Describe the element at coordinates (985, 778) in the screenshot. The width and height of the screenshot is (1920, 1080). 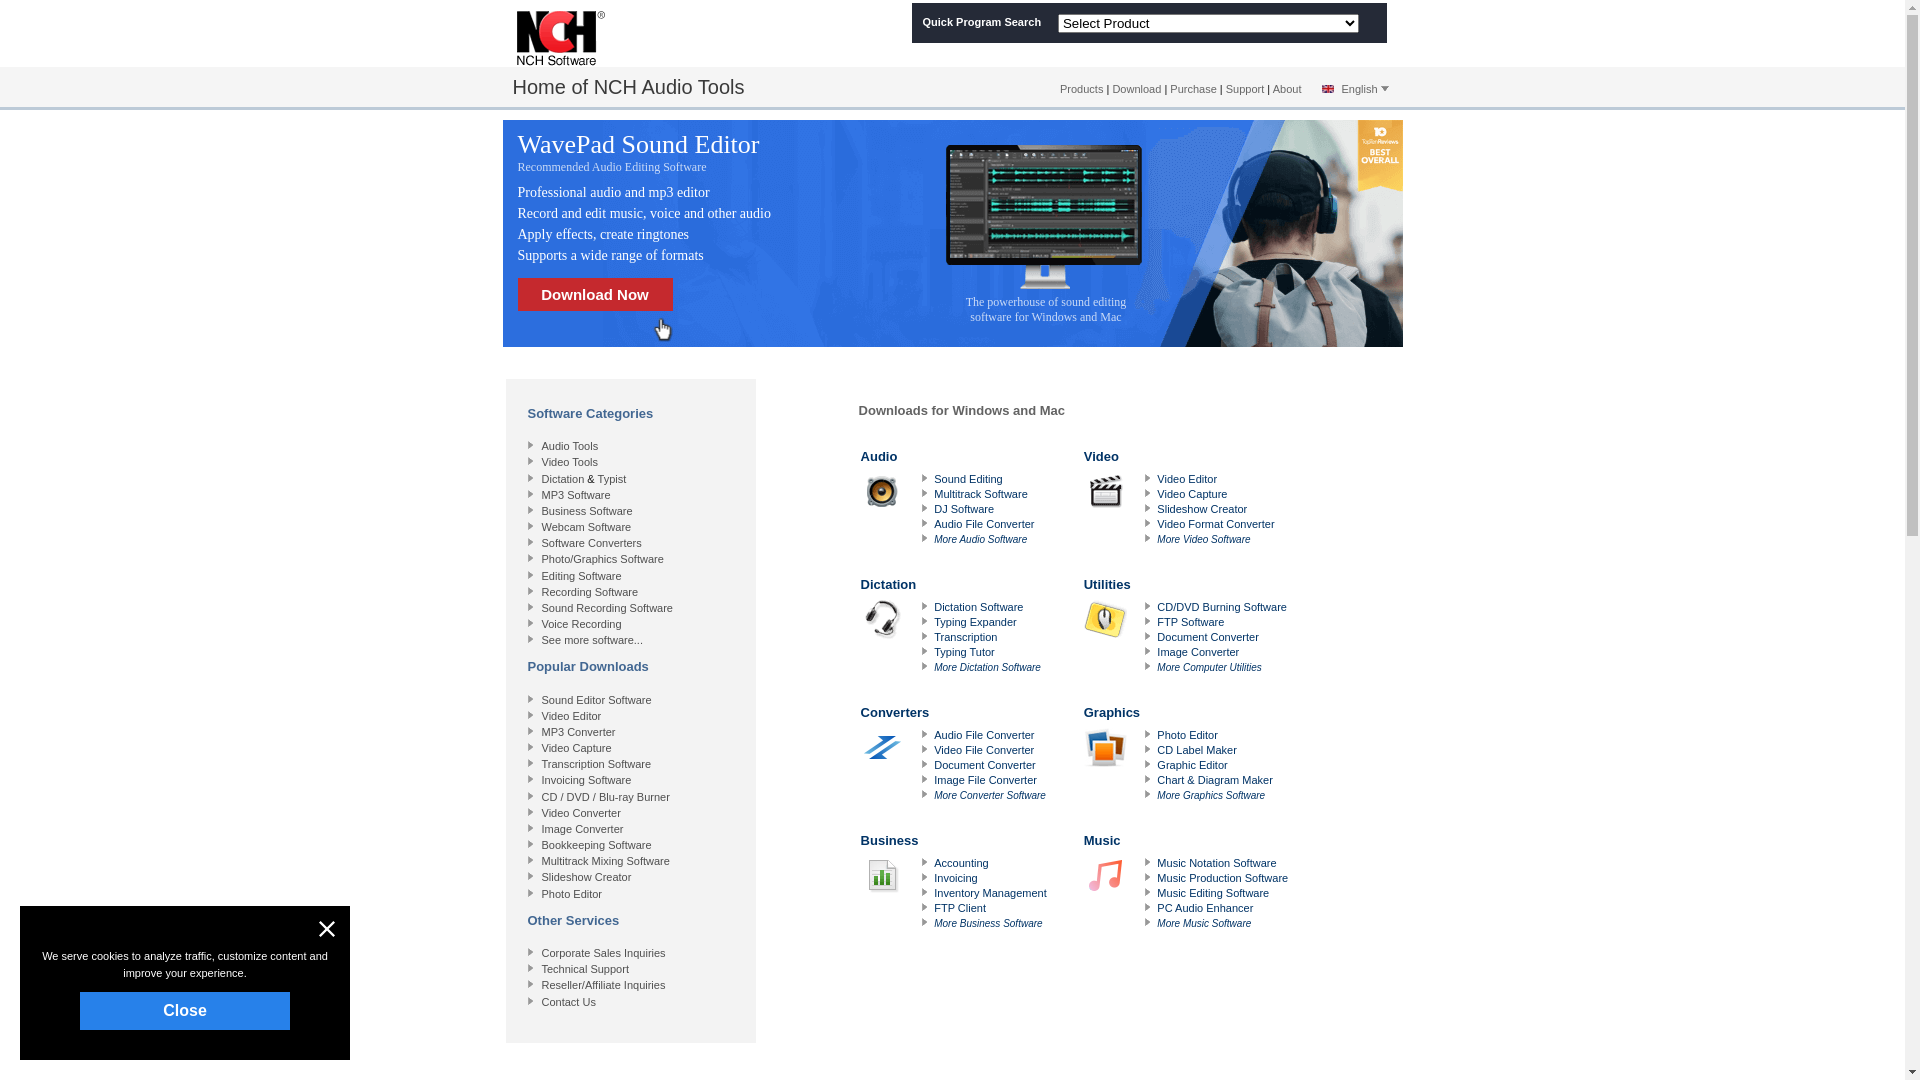
I see `'Image File Converter'` at that location.